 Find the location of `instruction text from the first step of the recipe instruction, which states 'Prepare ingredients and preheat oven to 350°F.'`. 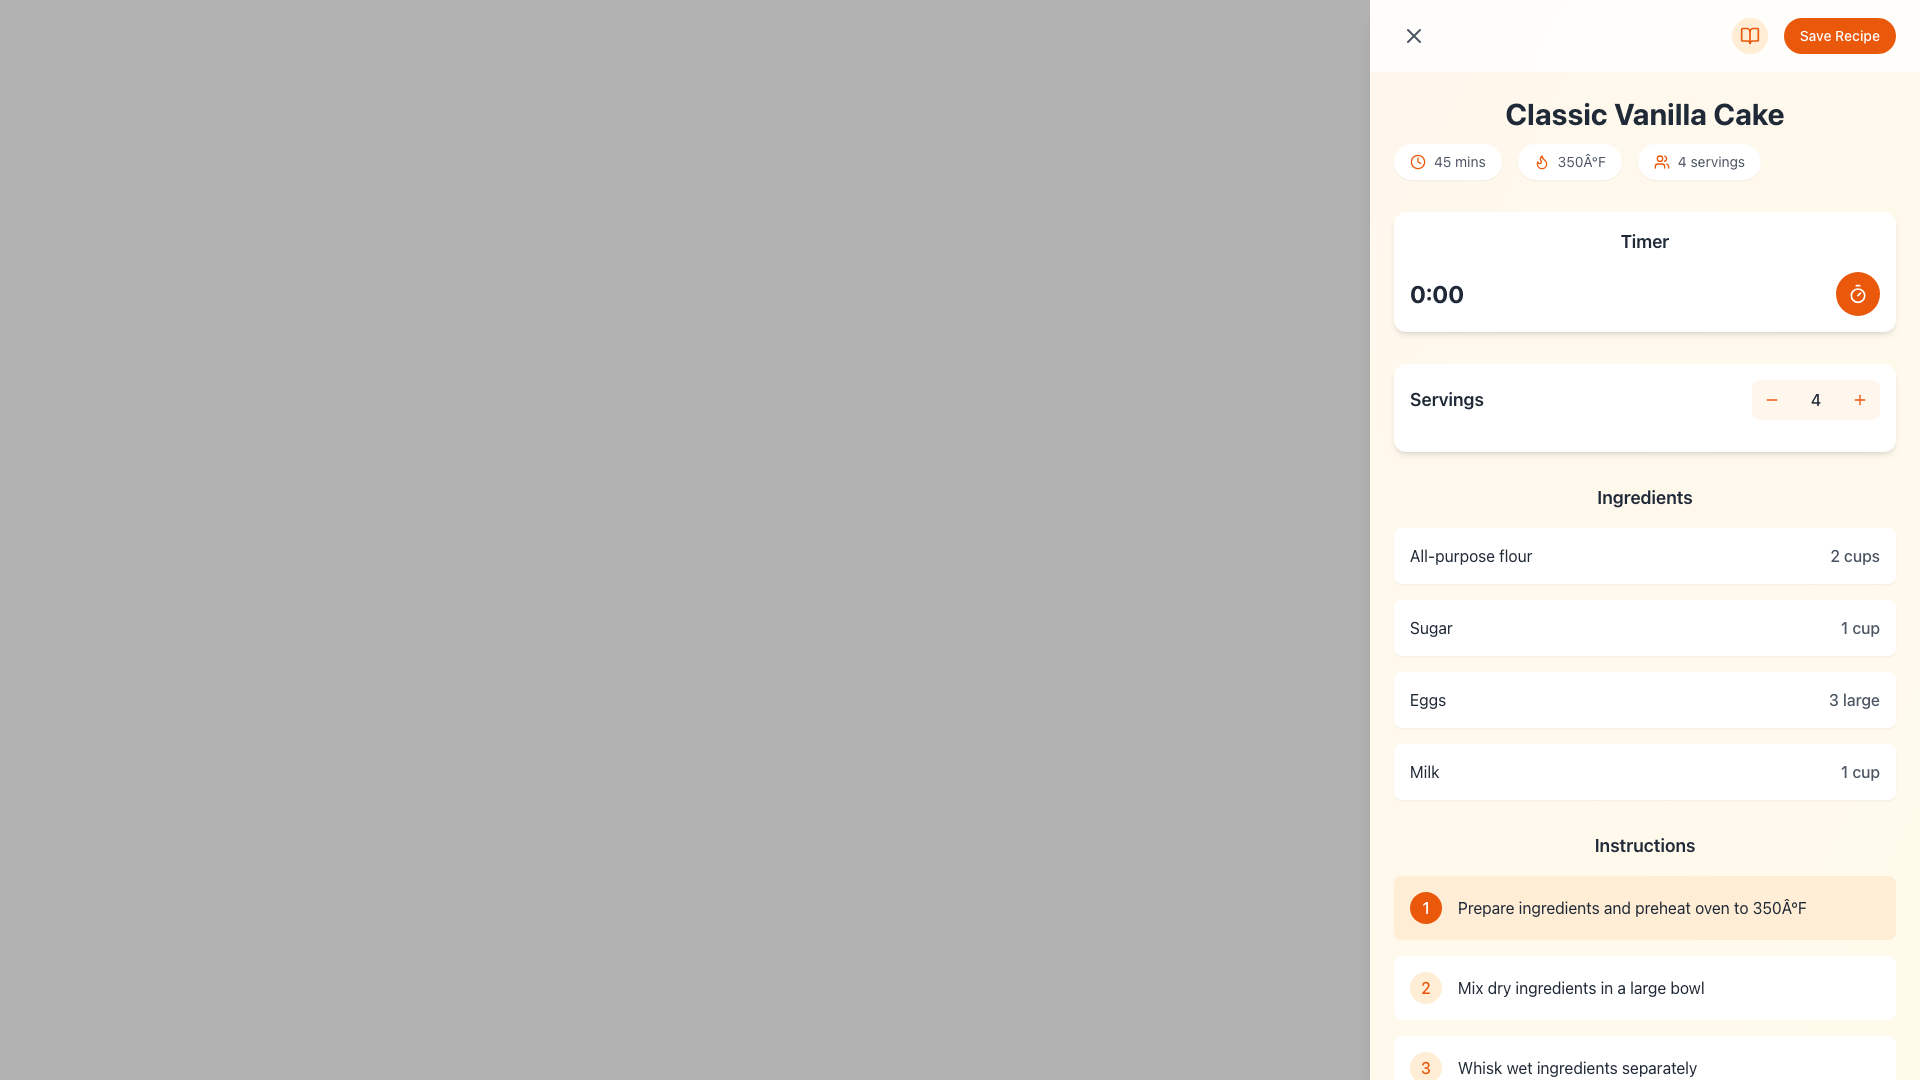

instruction text from the first step of the recipe instruction, which states 'Prepare ingredients and preheat oven to 350°F.' is located at coordinates (1645, 907).